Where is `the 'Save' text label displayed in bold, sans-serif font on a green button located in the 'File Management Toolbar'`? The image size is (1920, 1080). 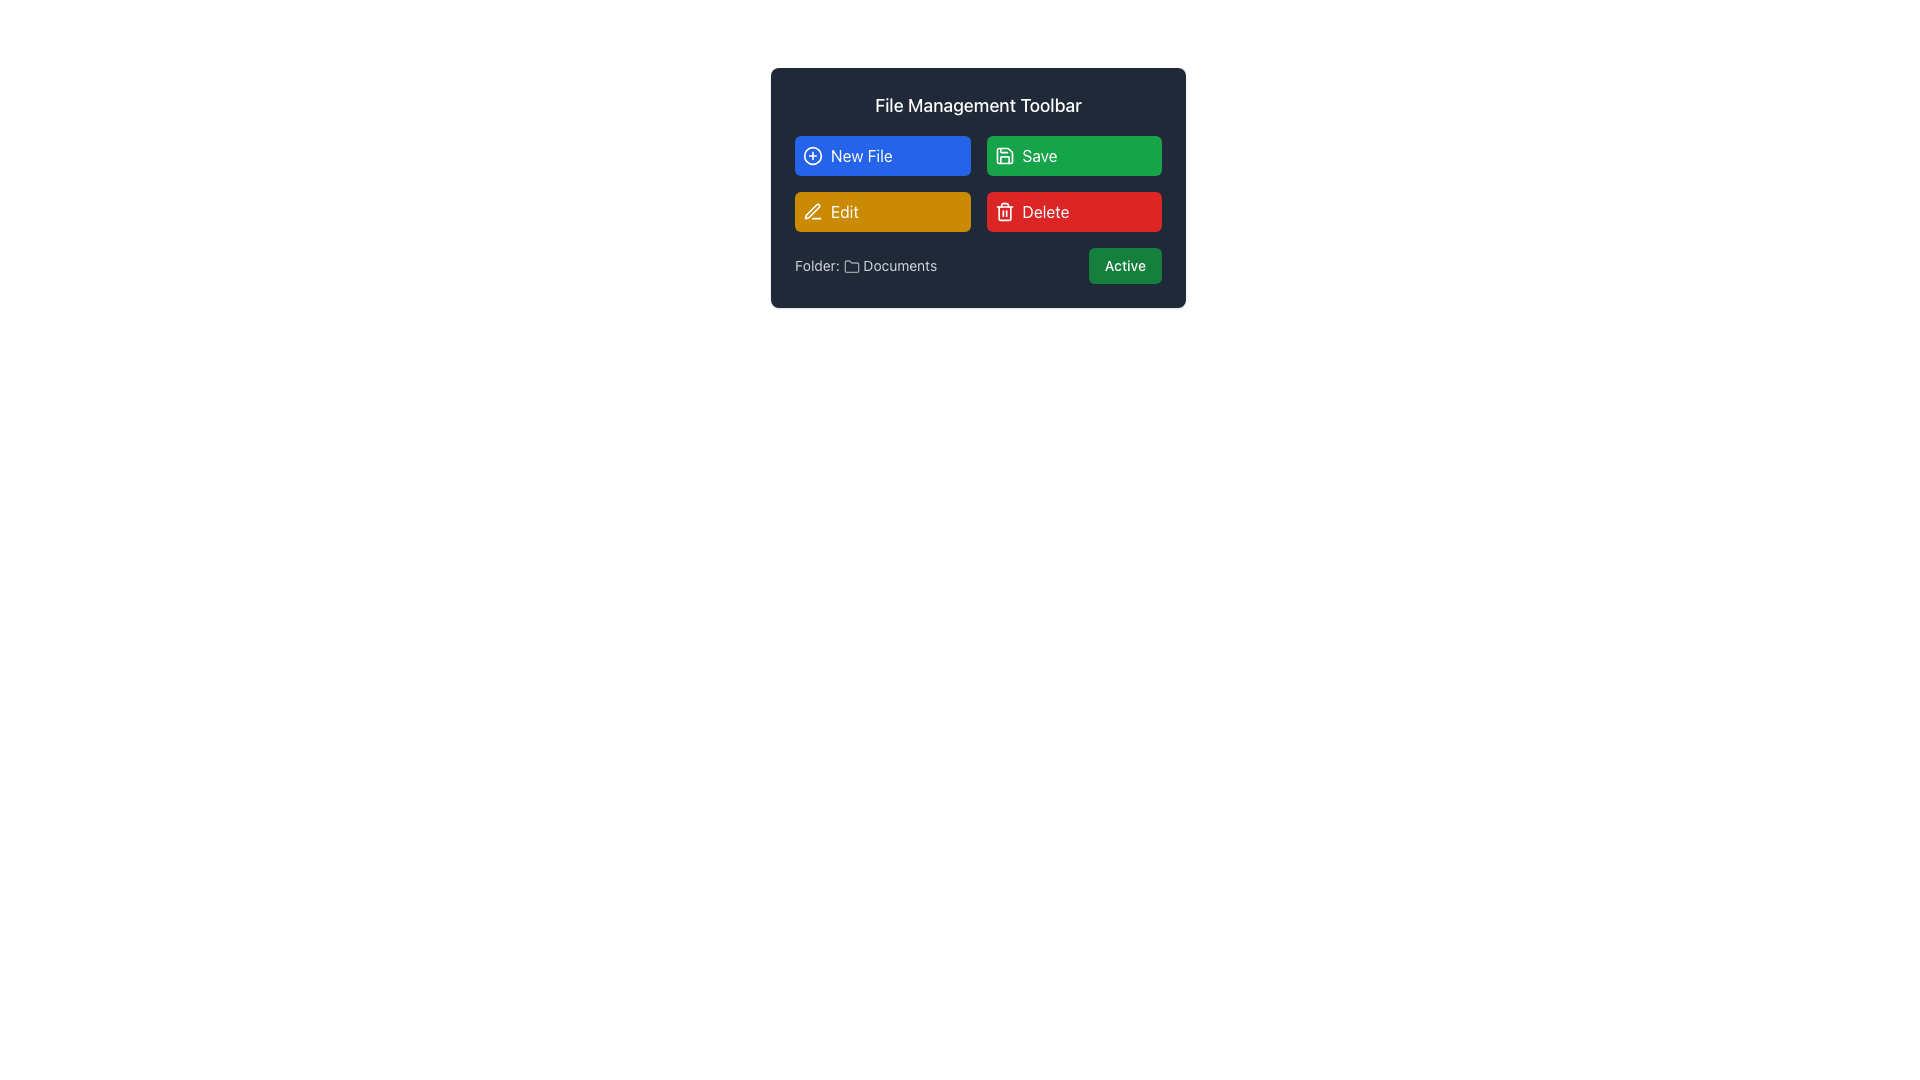 the 'Save' text label displayed in bold, sans-serif font on a green button located in the 'File Management Toolbar' is located at coordinates (1040, 154).